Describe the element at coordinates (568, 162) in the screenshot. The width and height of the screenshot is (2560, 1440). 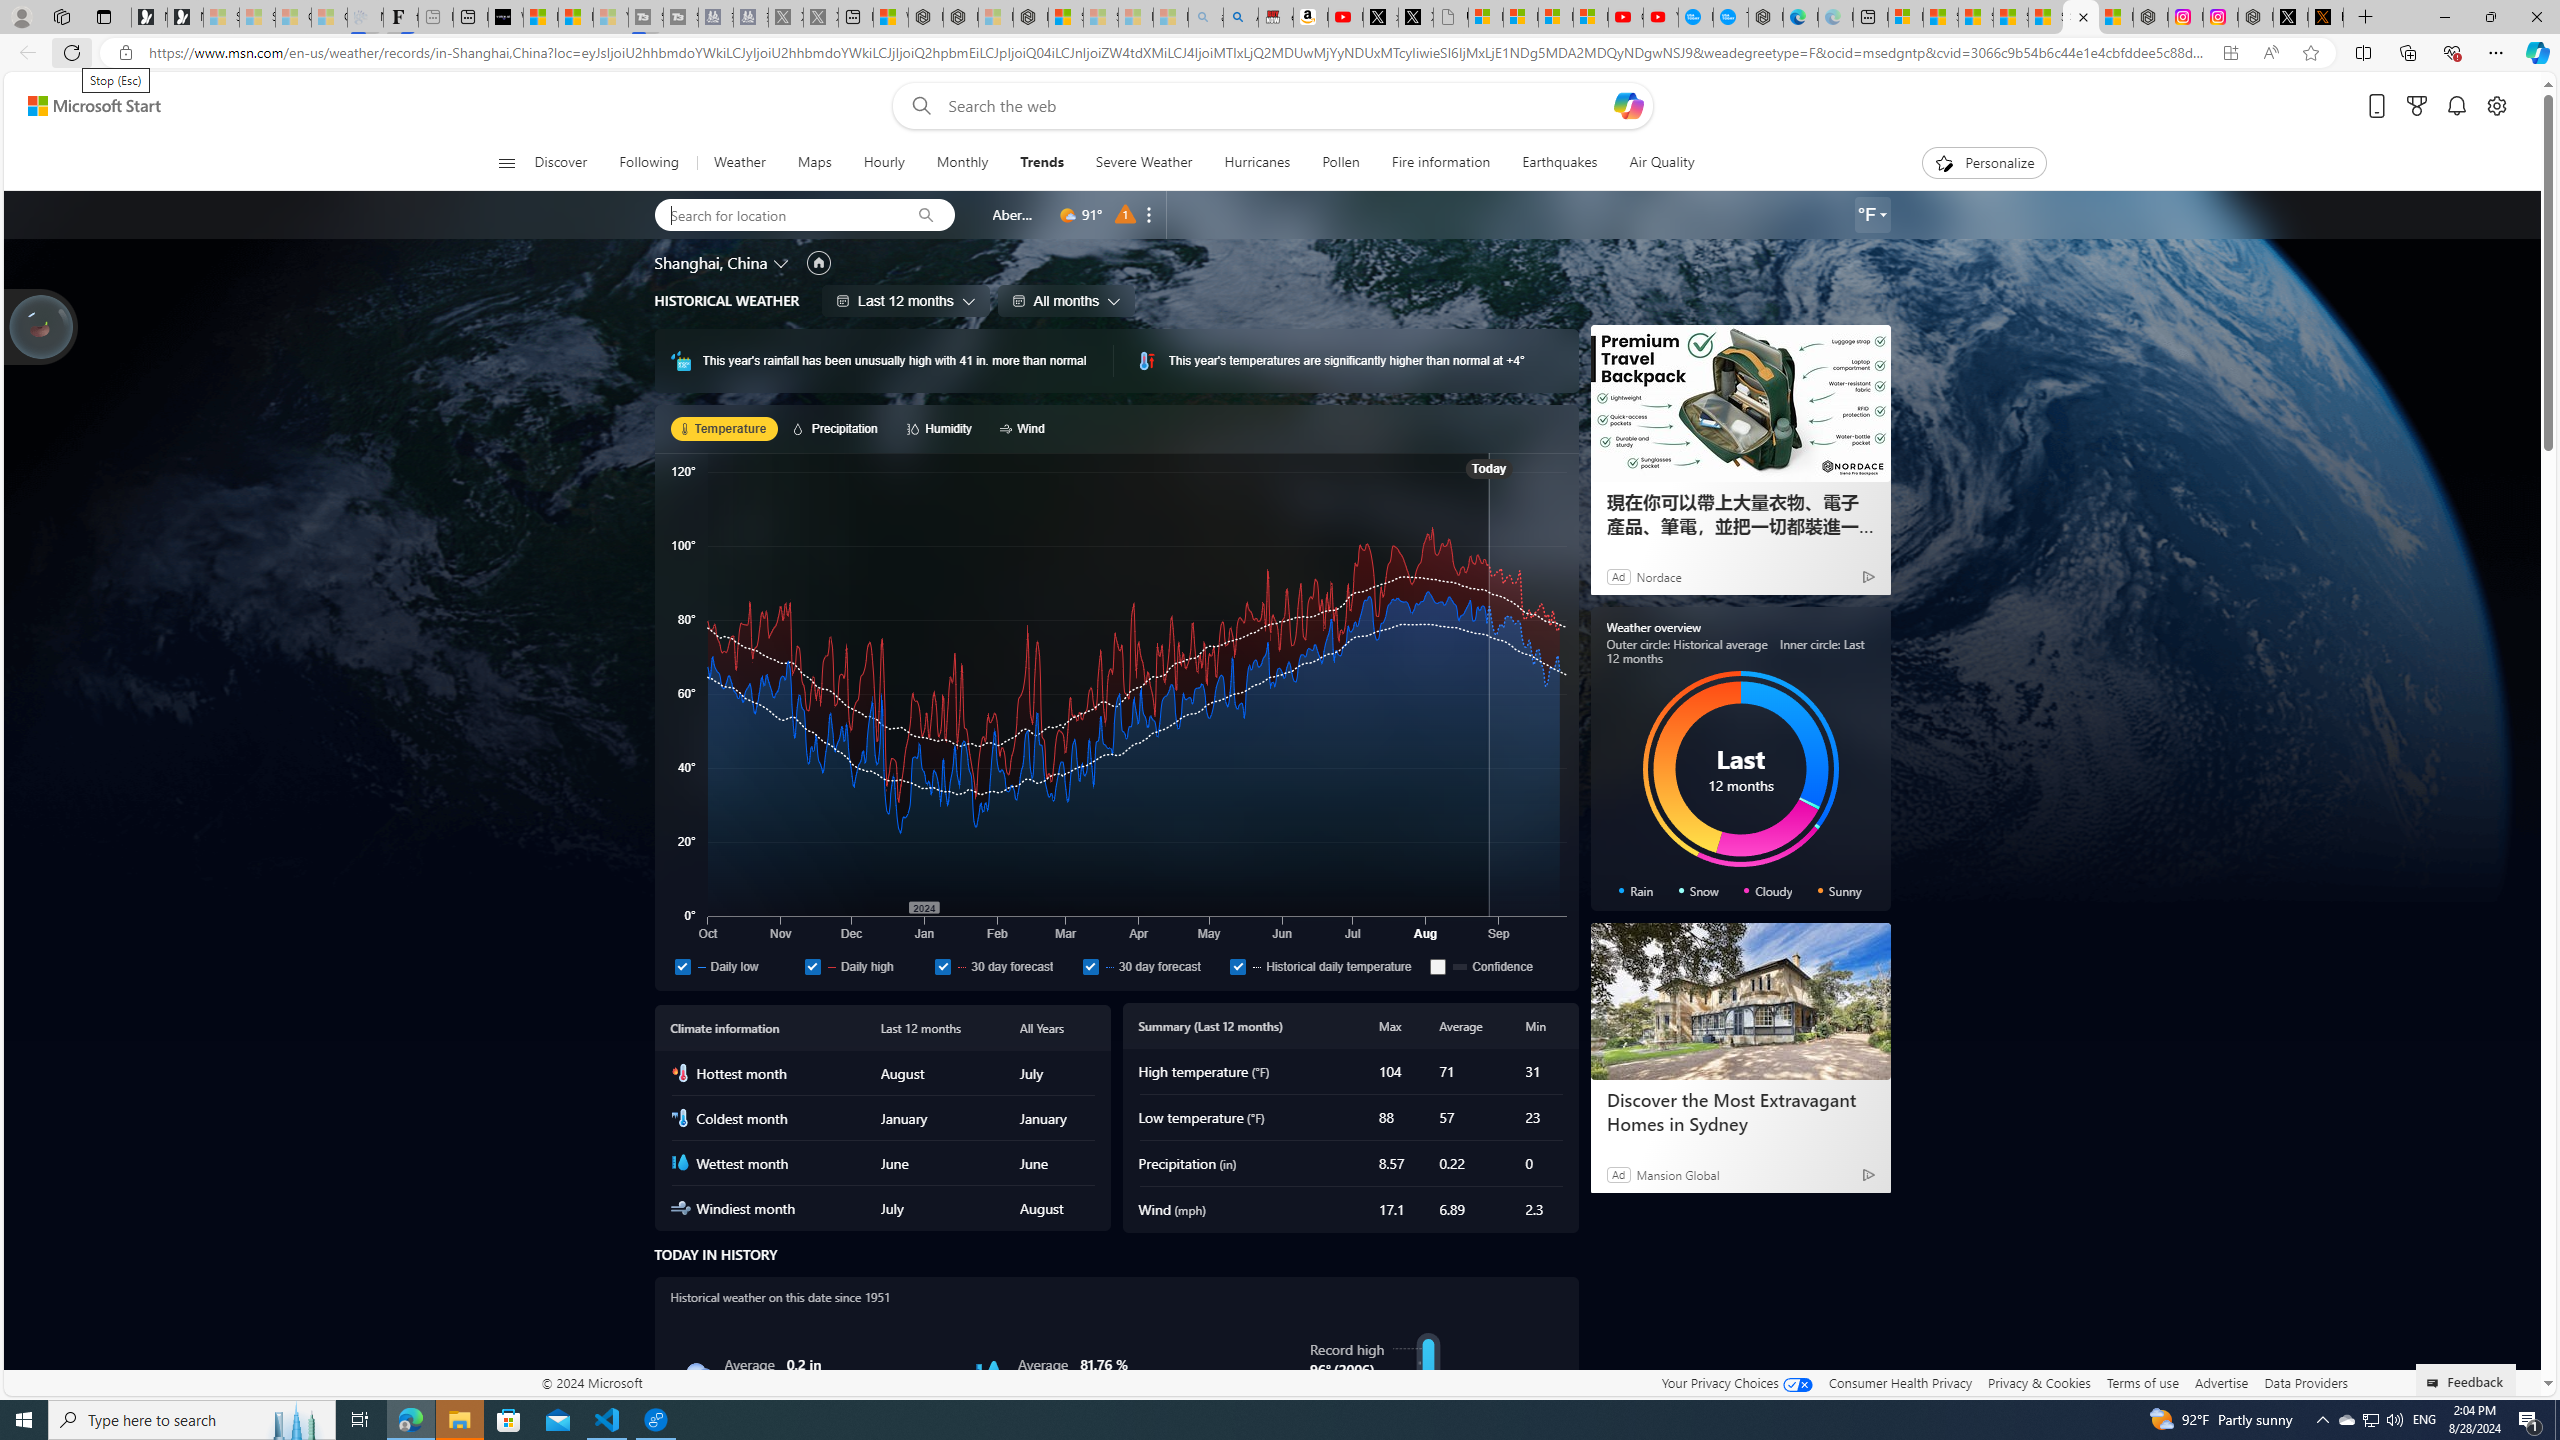
I see `'Discover'` at that location.